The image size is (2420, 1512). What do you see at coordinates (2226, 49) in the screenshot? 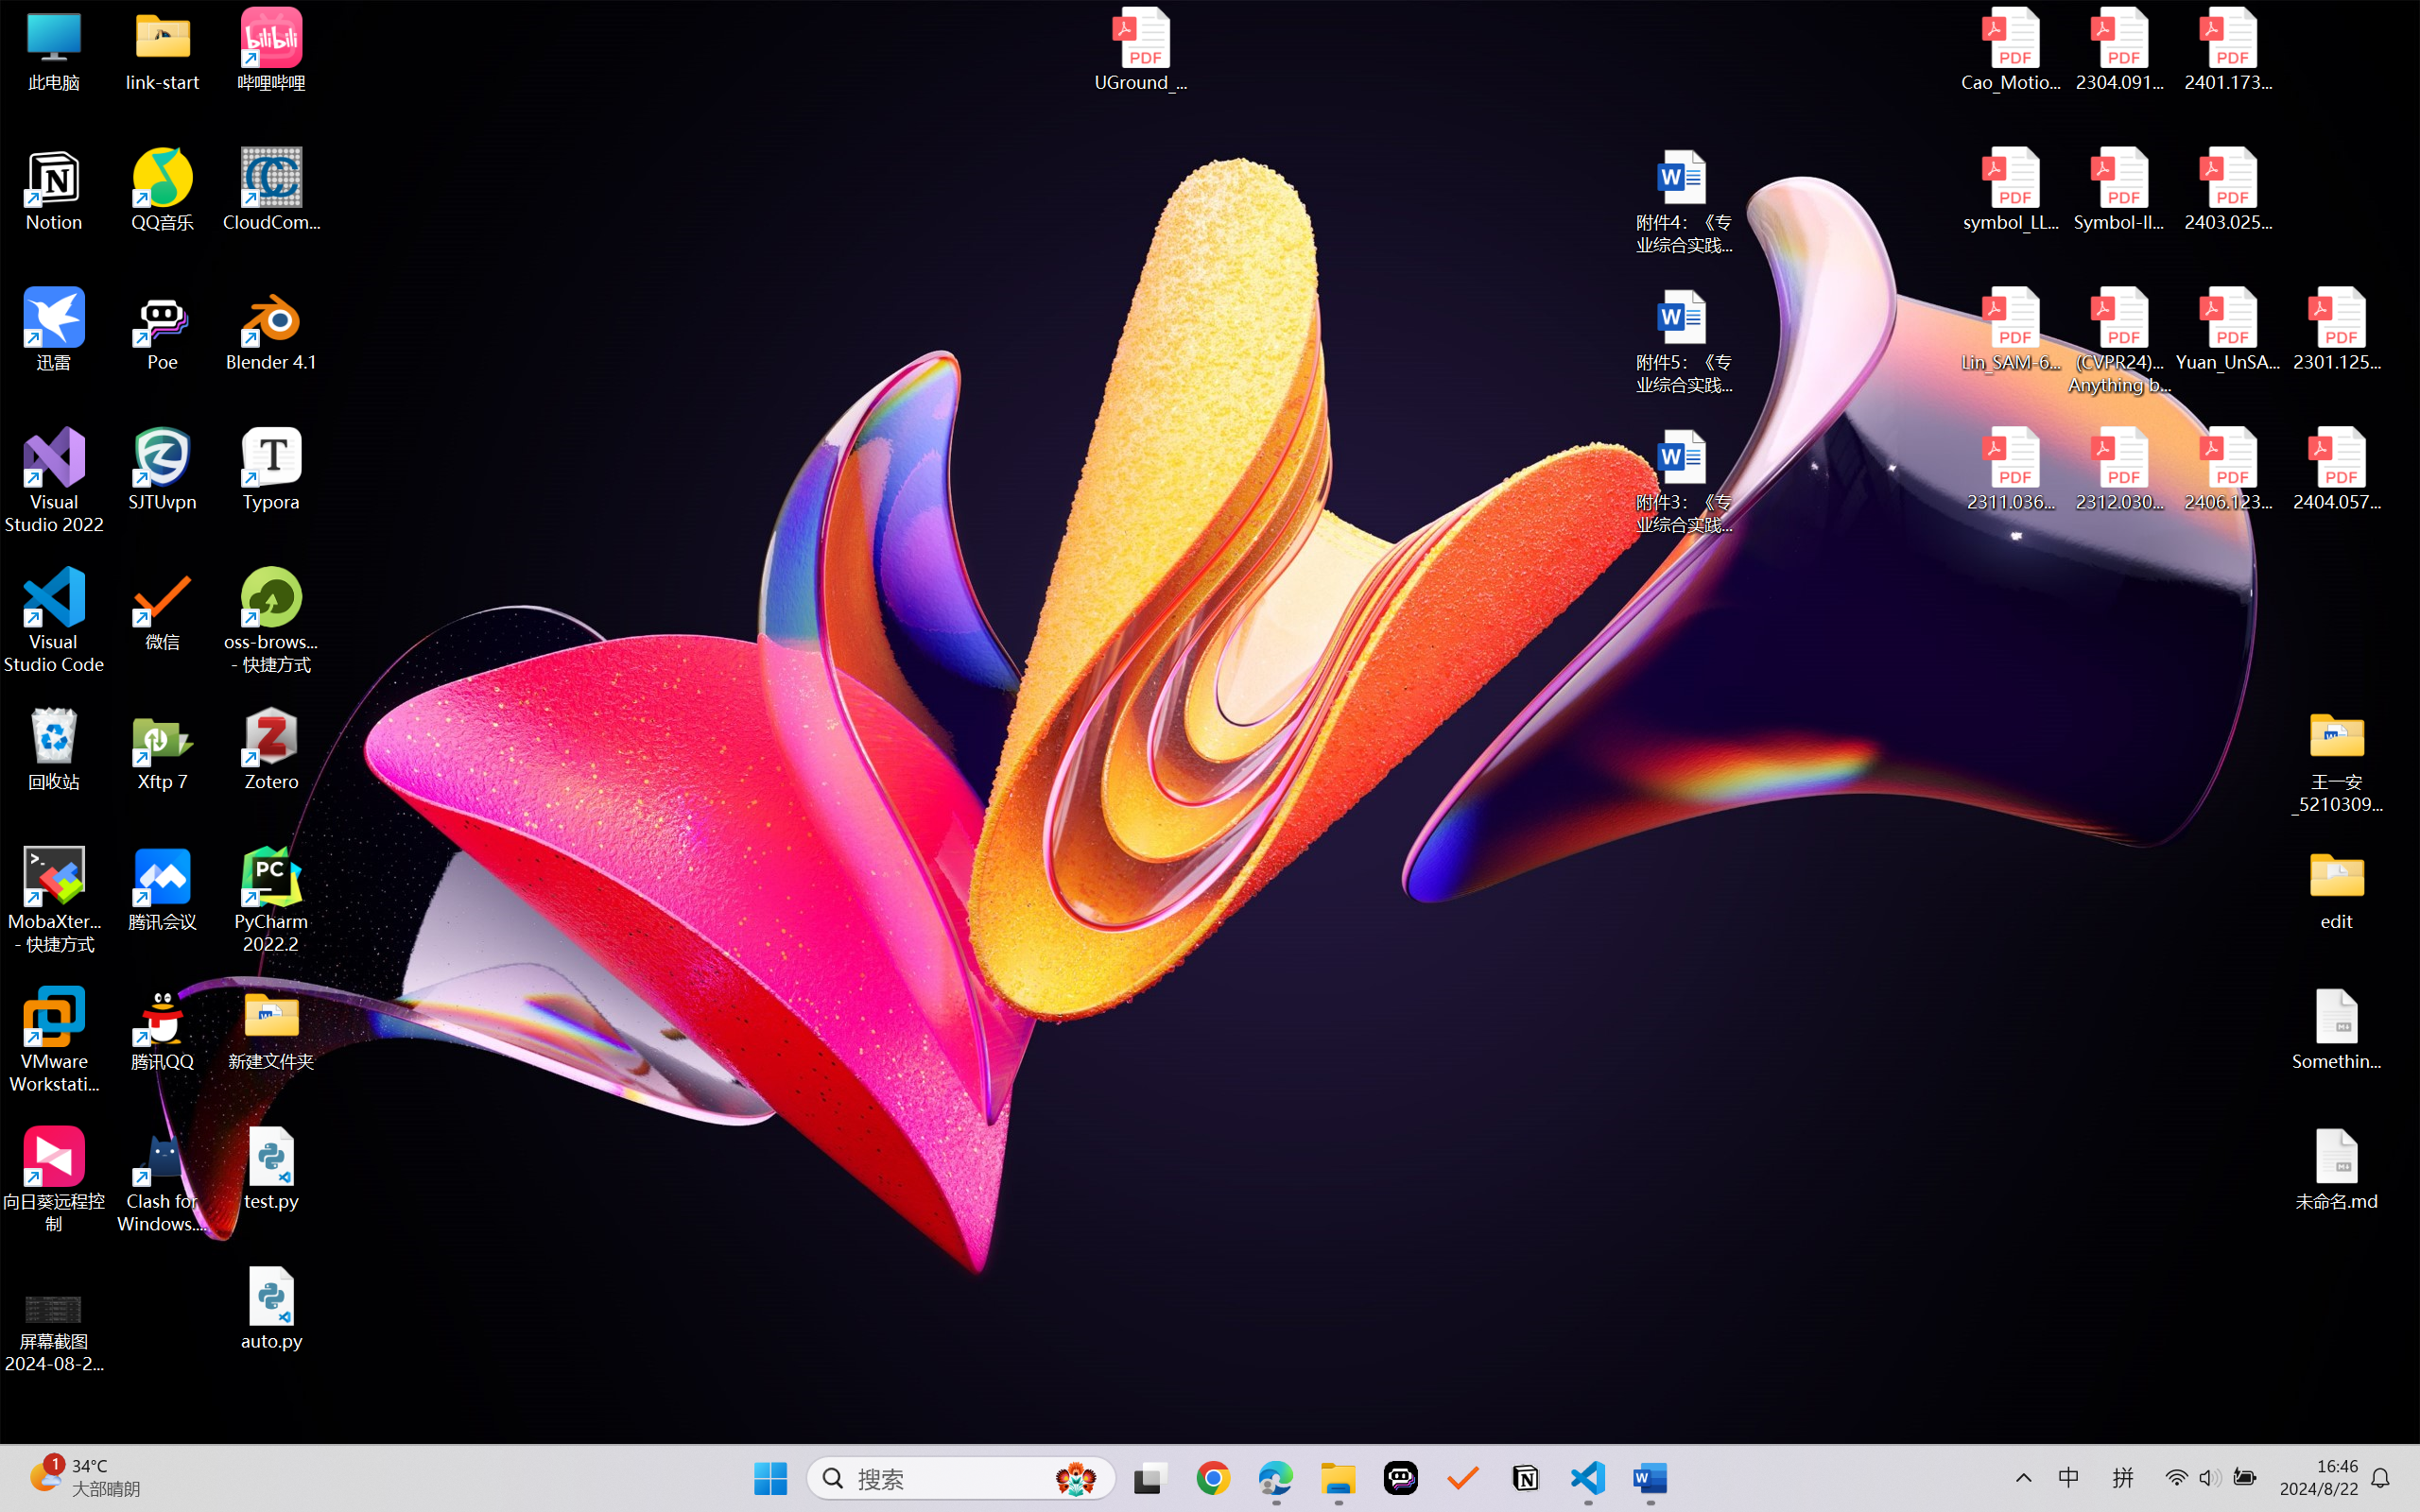
I see `'2401.17399v1.pdf'` at bounding box center [2226, 49].